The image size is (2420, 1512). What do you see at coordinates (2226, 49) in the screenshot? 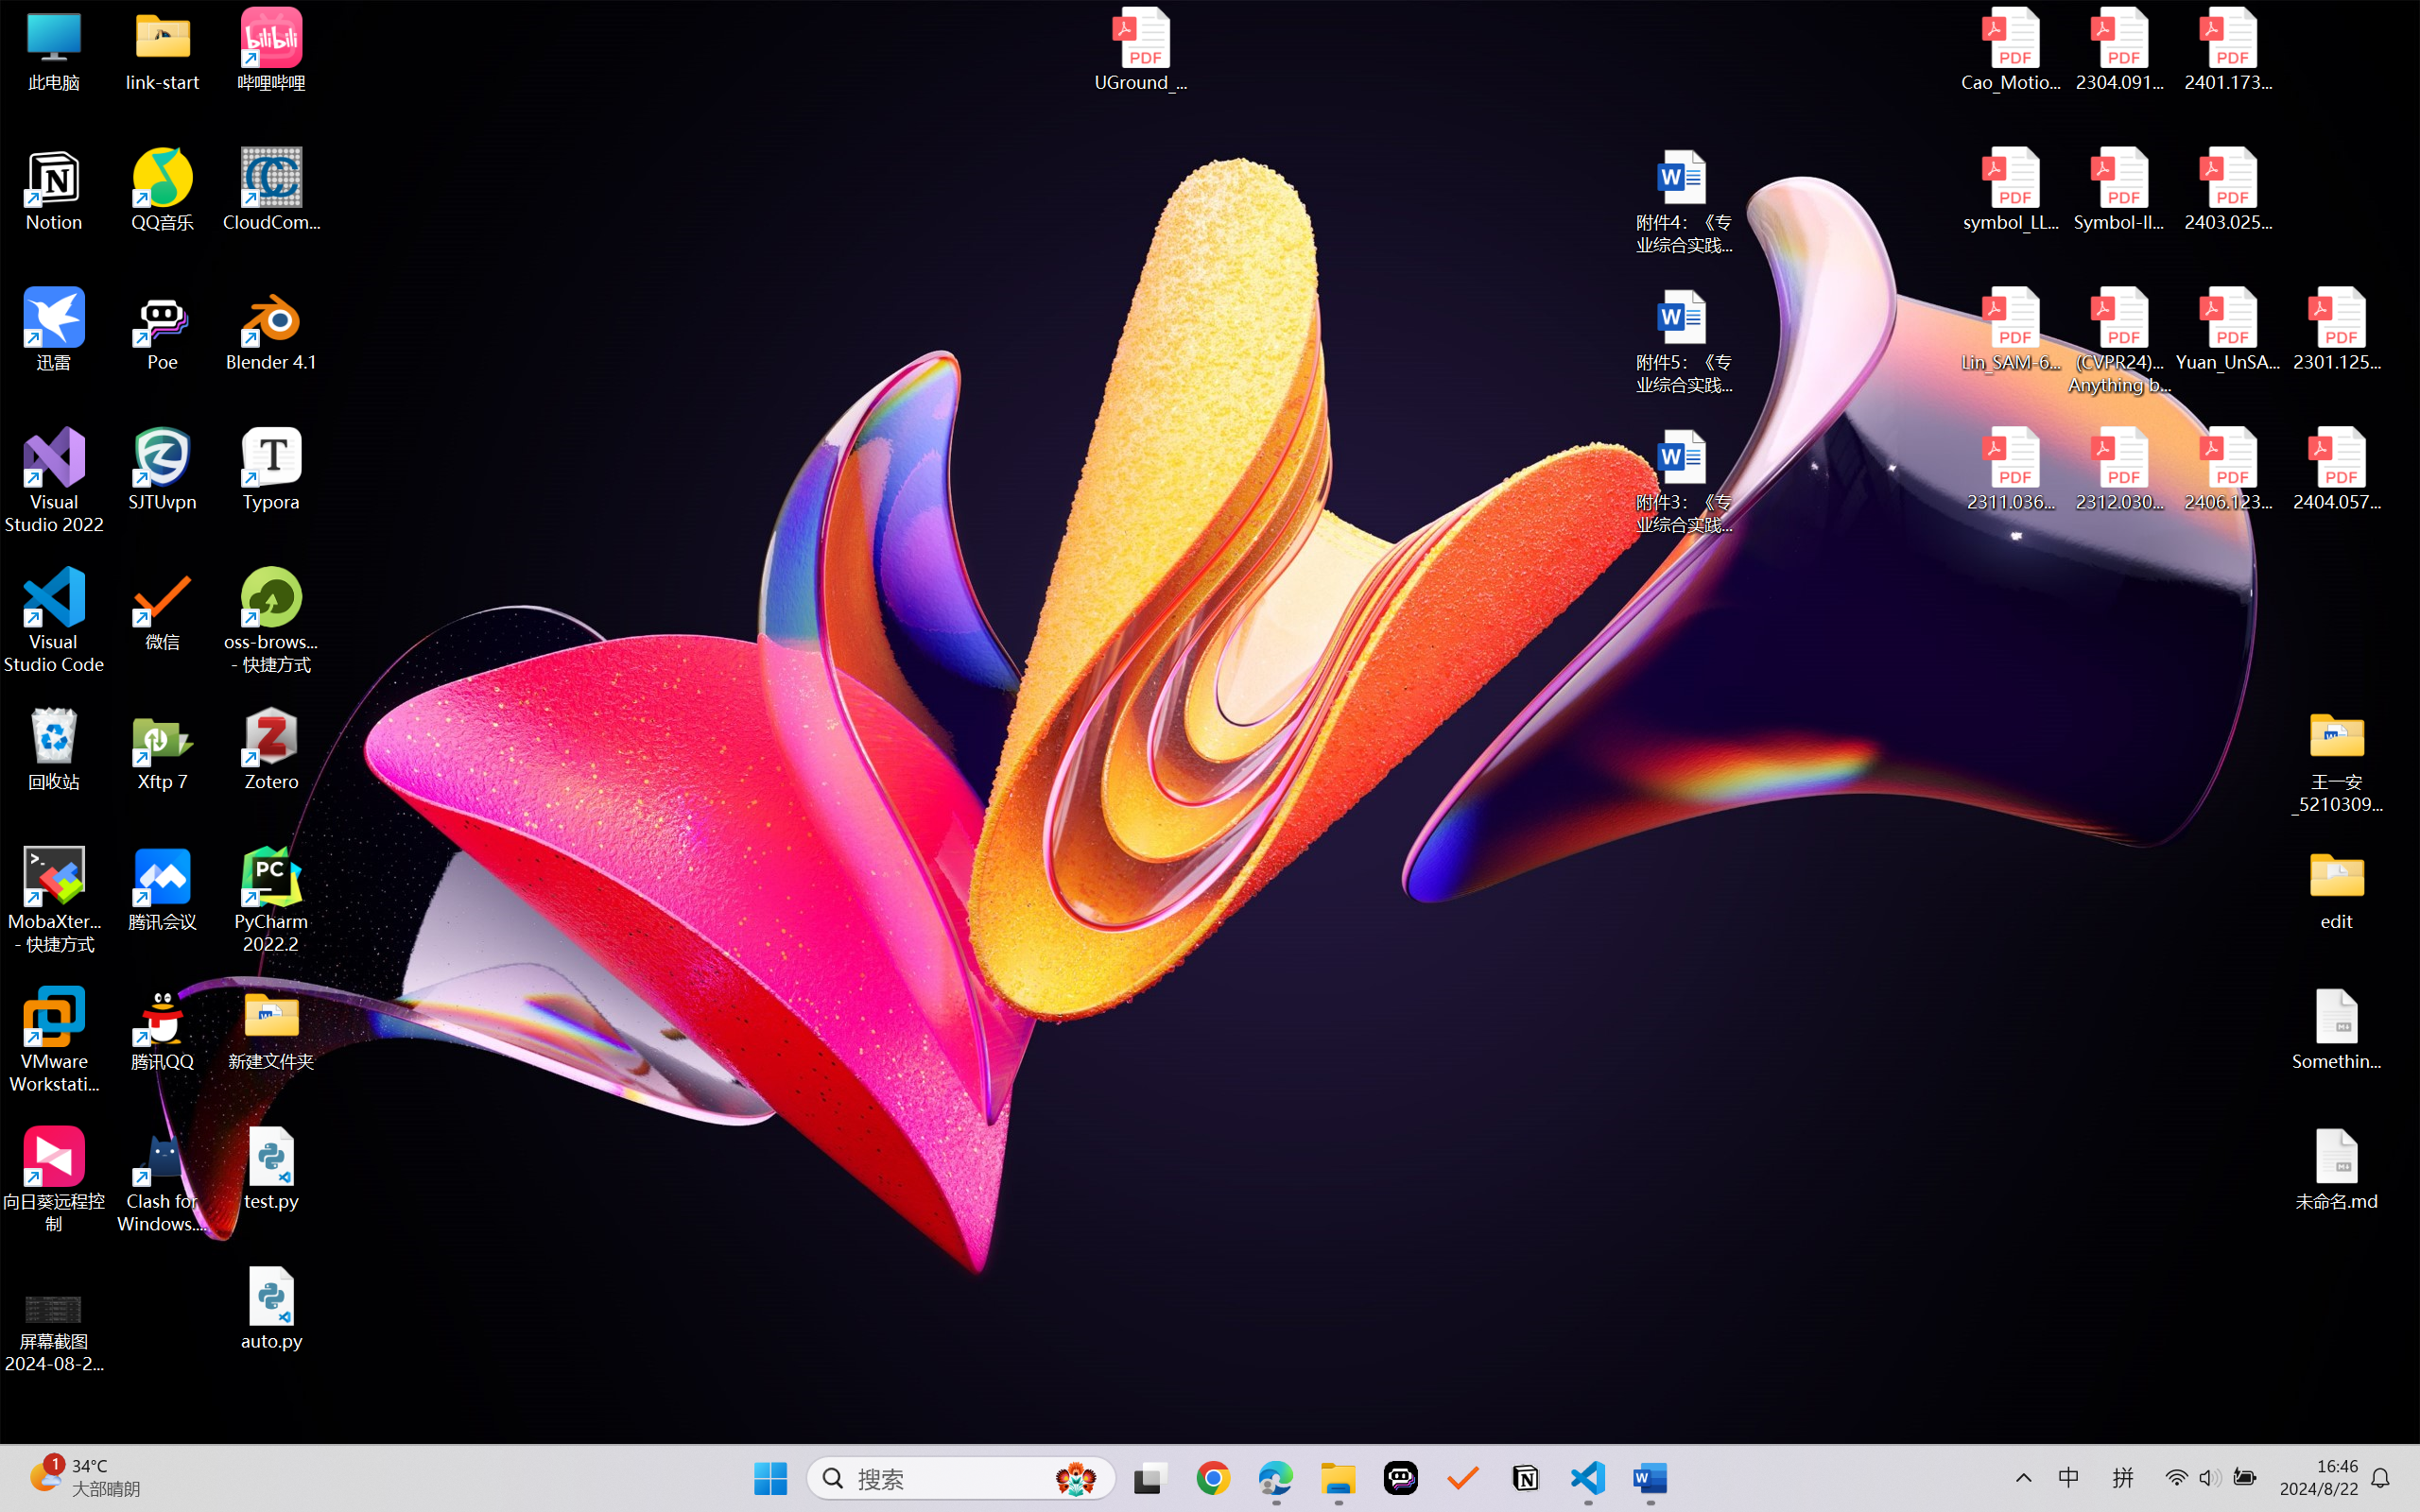
I see `'2401.17399v1.pdf'` at bounding box center [2226, 49].